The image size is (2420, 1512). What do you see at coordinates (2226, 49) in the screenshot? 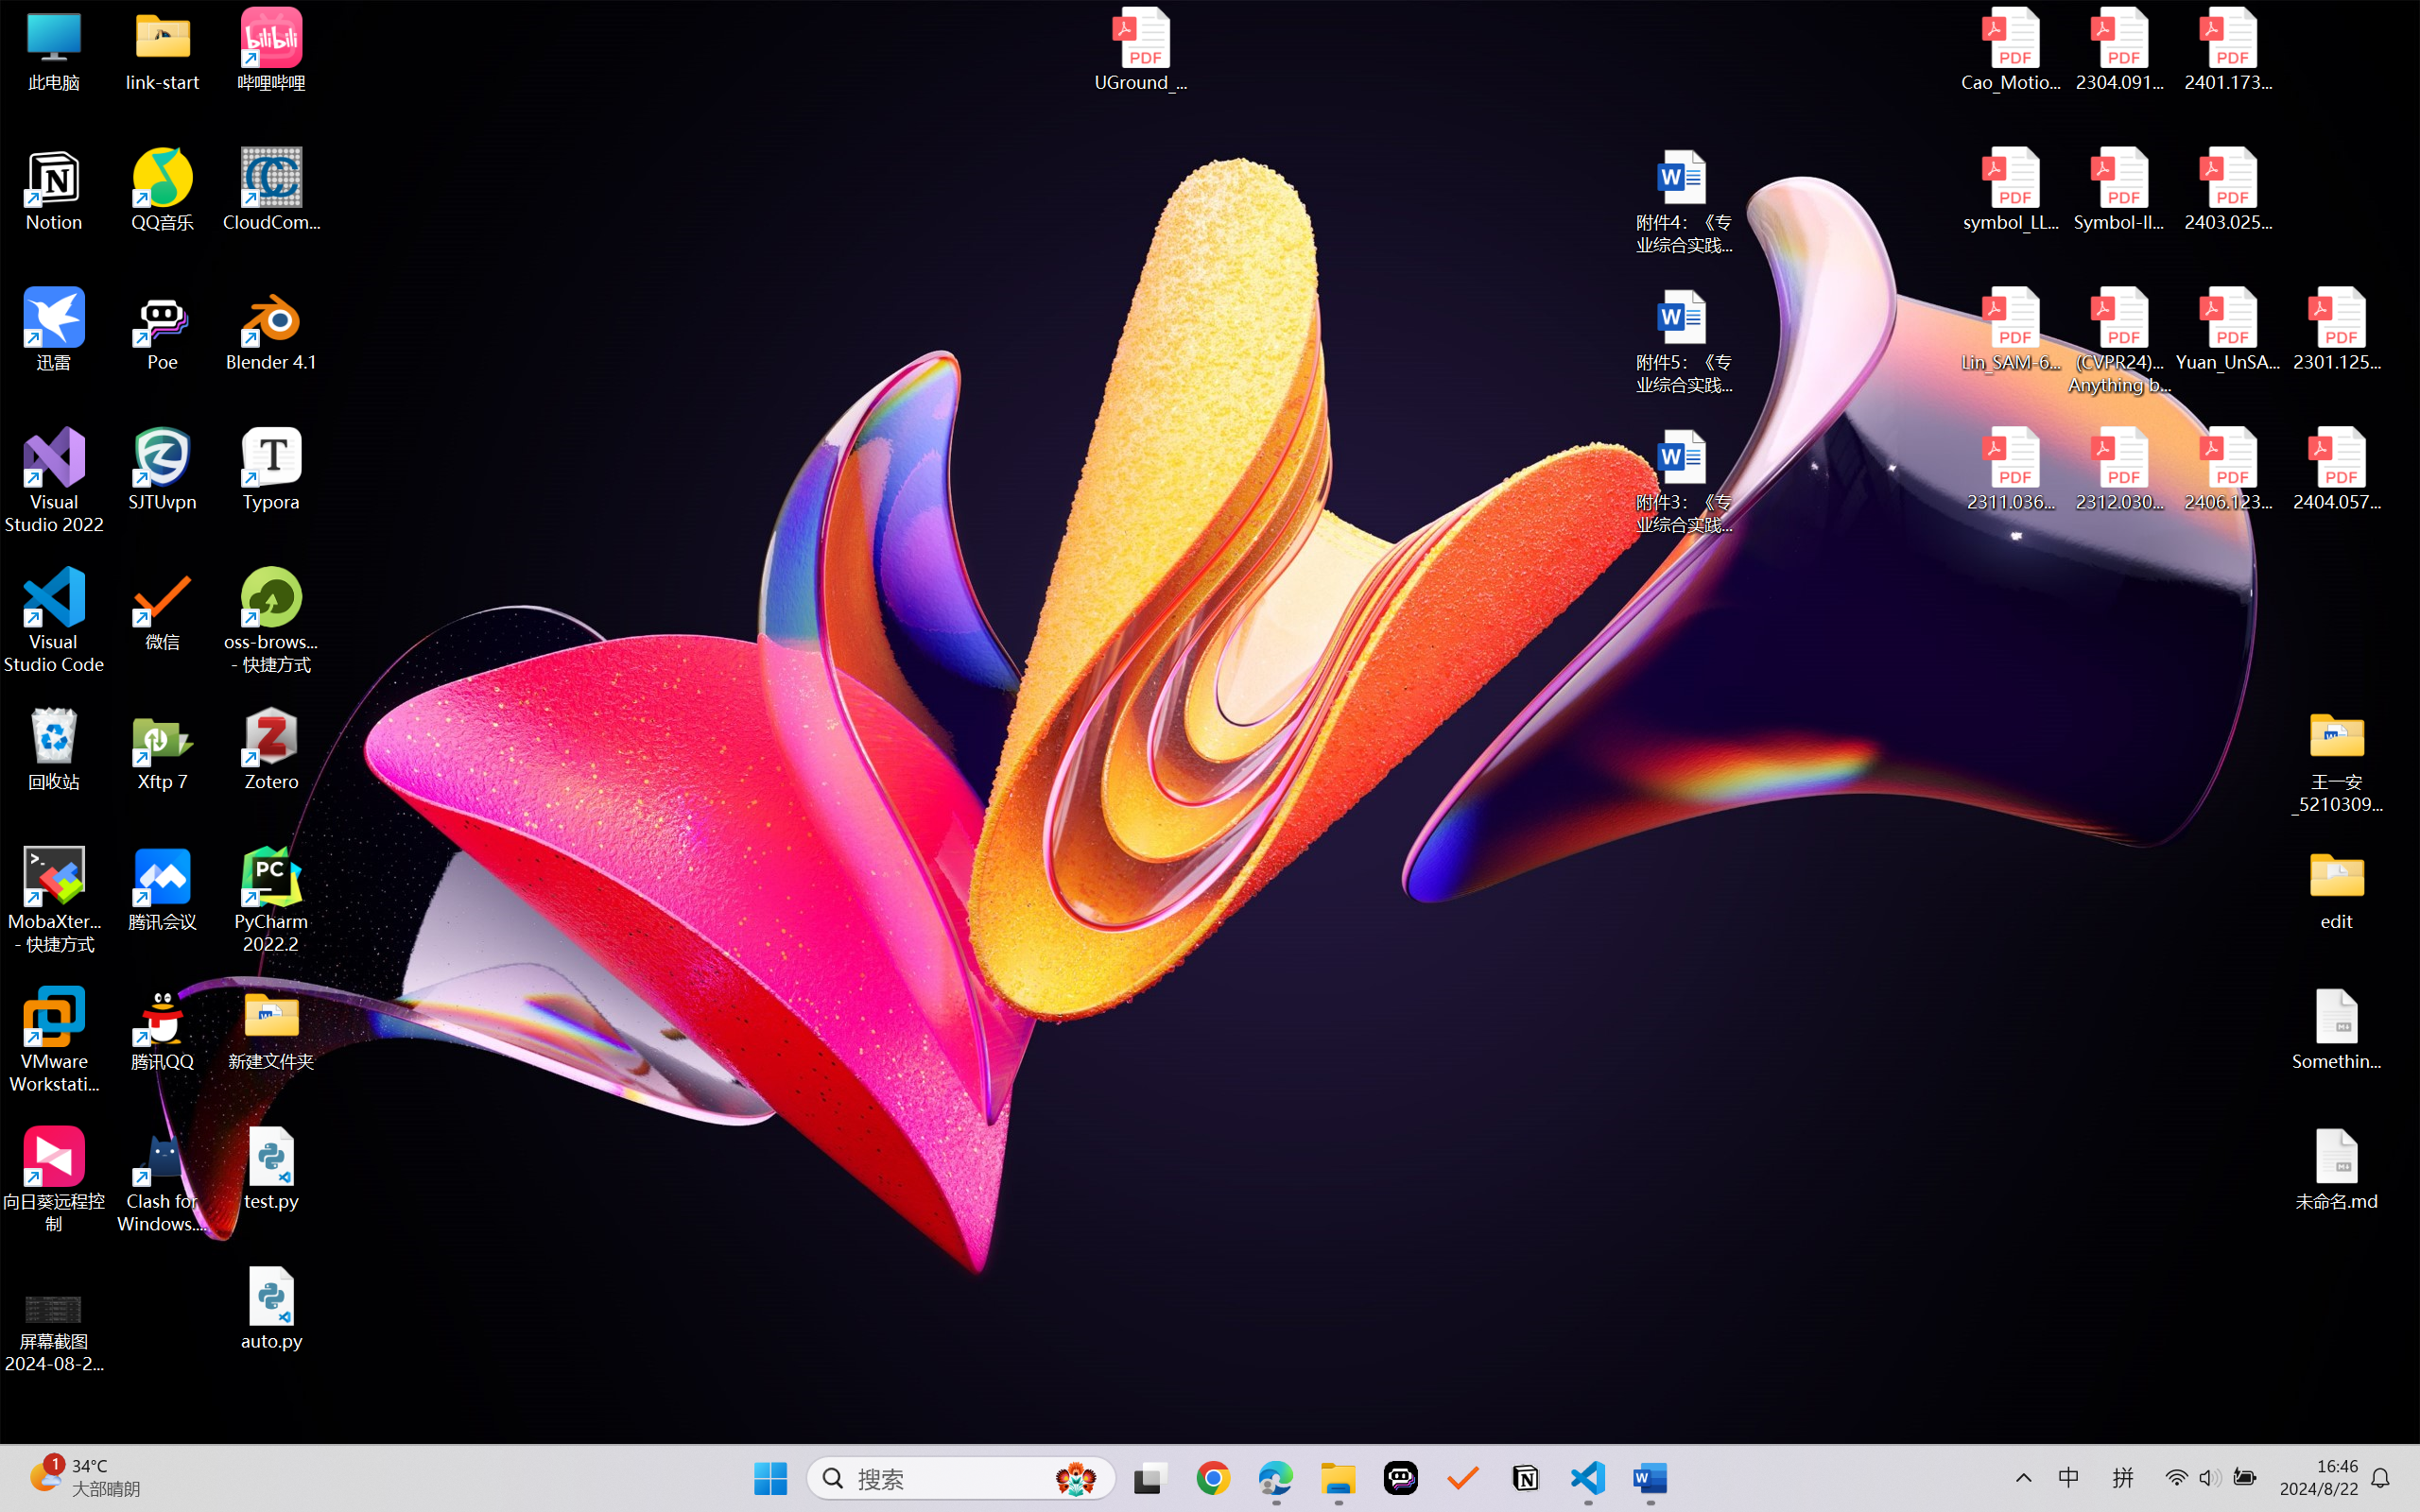
I see `'2401.17399v1.pdf'` at bounding box center [2226, 49].